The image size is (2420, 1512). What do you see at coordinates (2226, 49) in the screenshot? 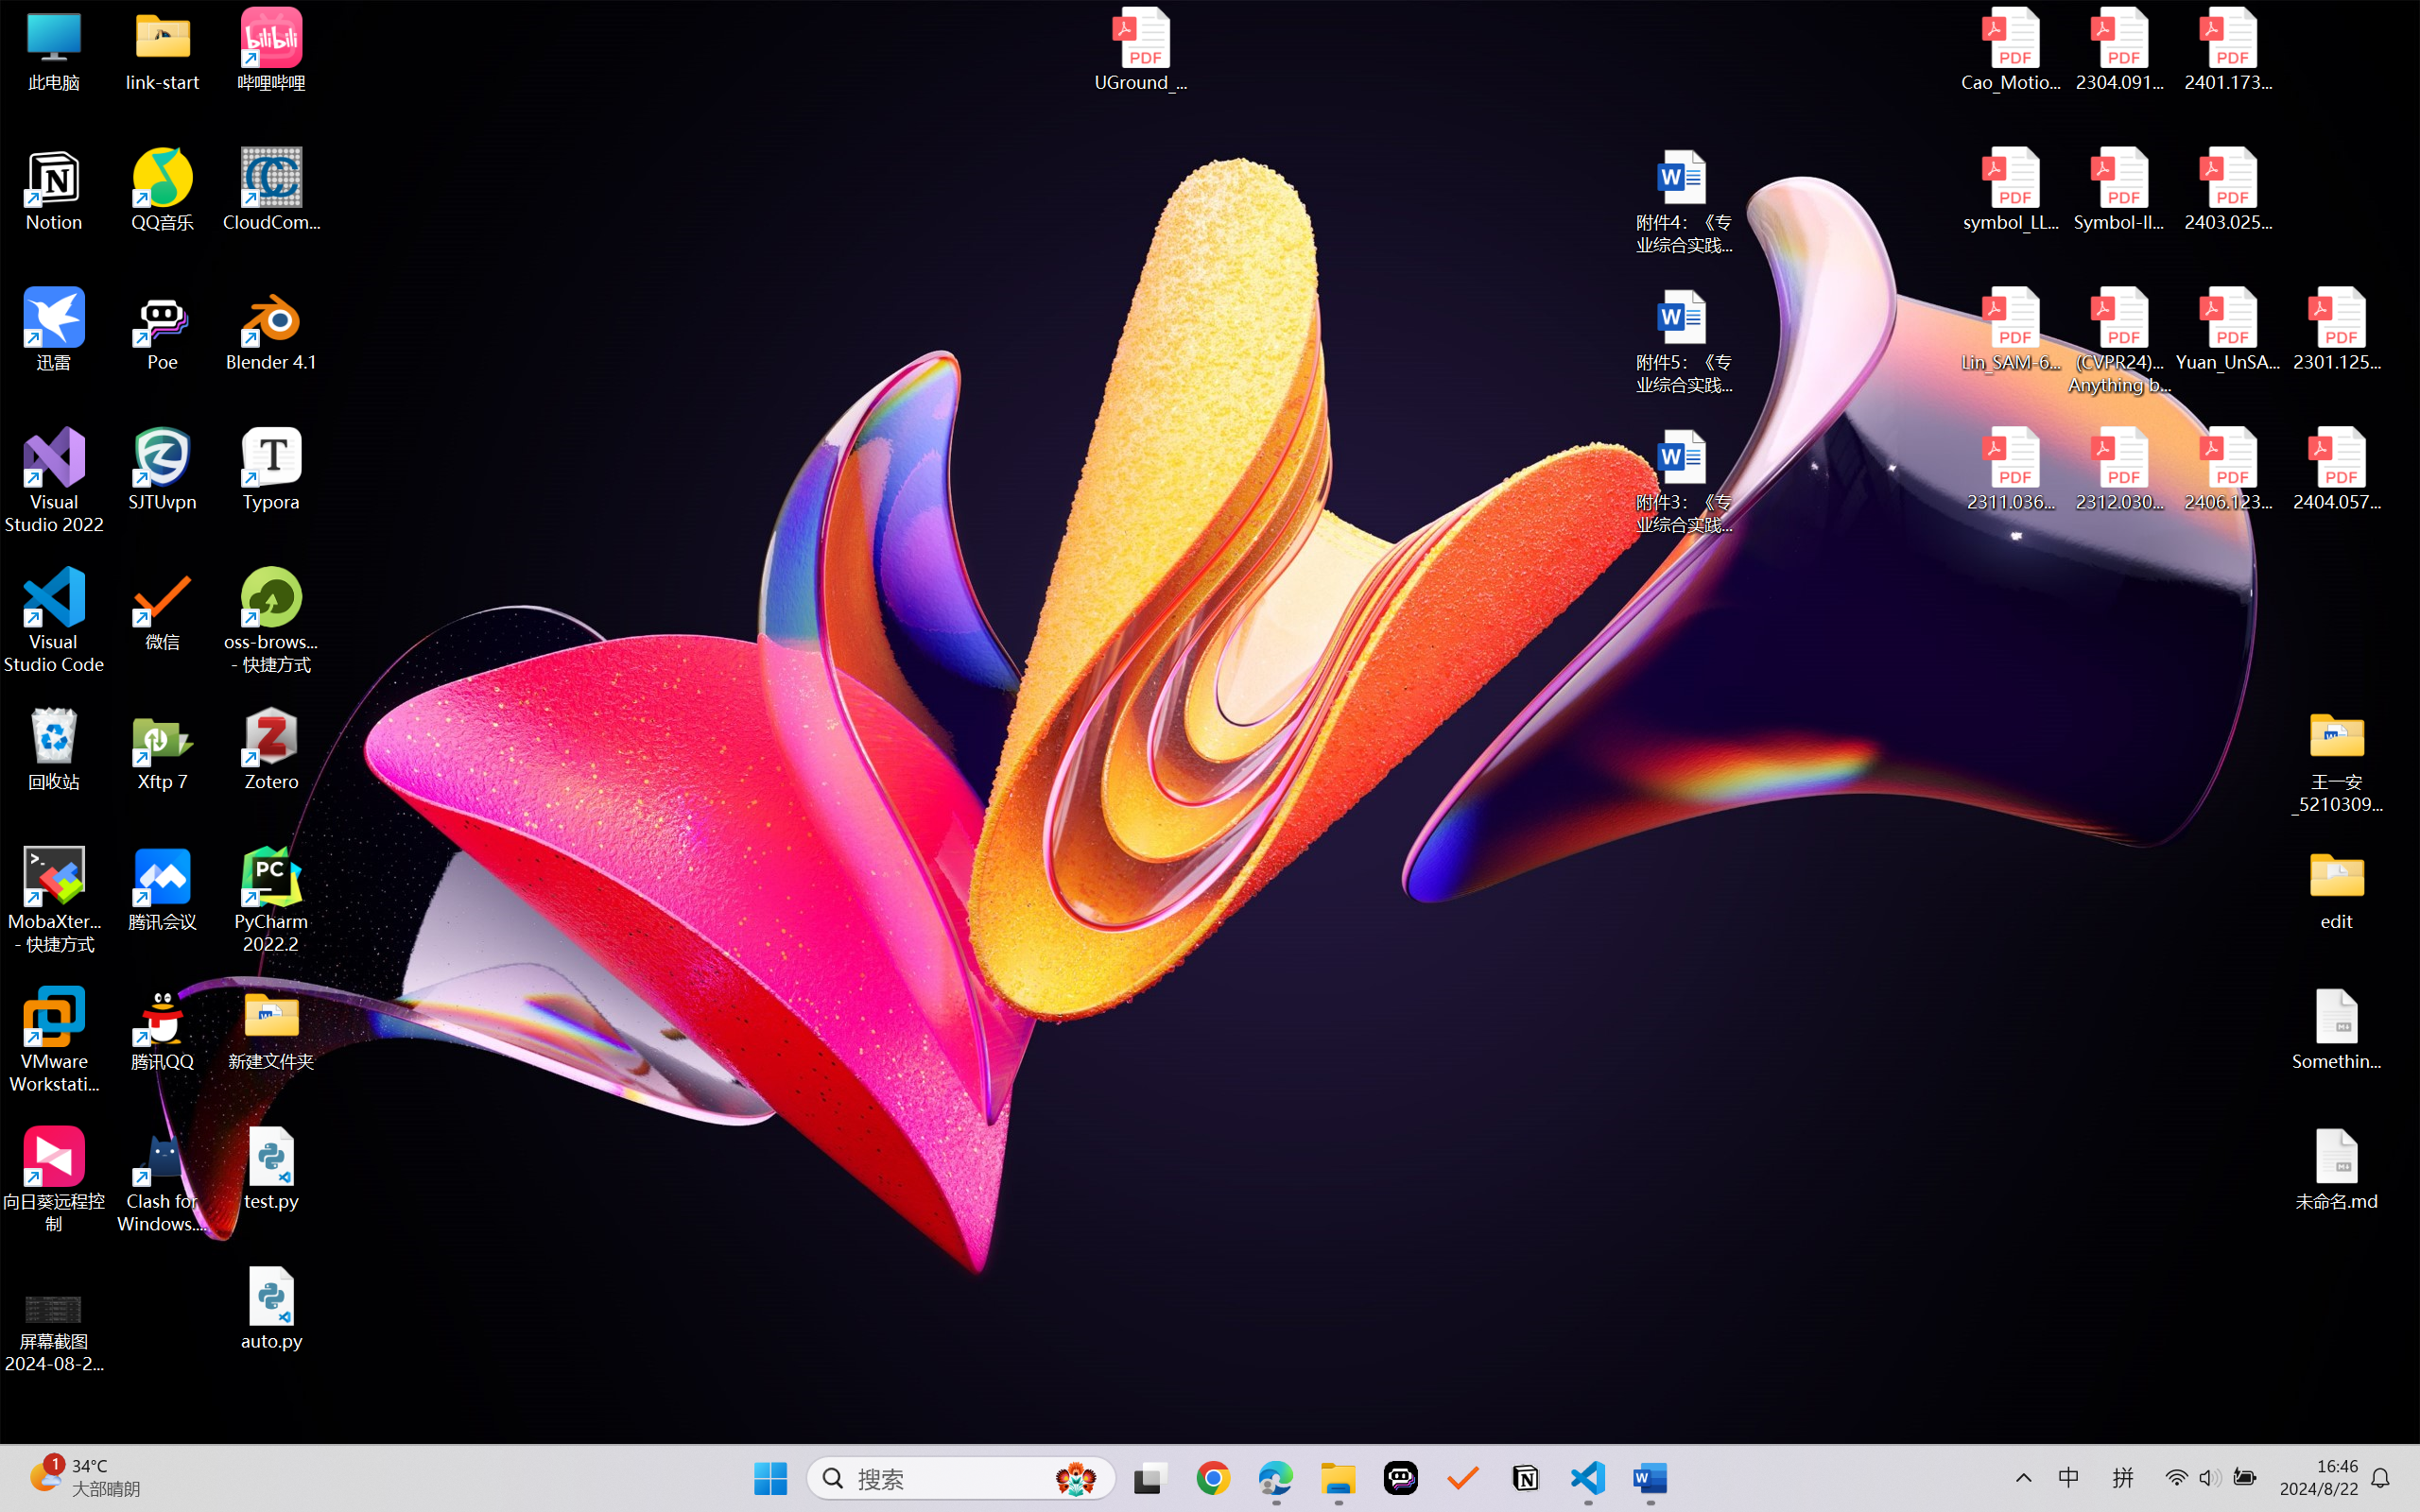
I see `'2401.17399v1.pdf'` at bounding box center [2226, 49].